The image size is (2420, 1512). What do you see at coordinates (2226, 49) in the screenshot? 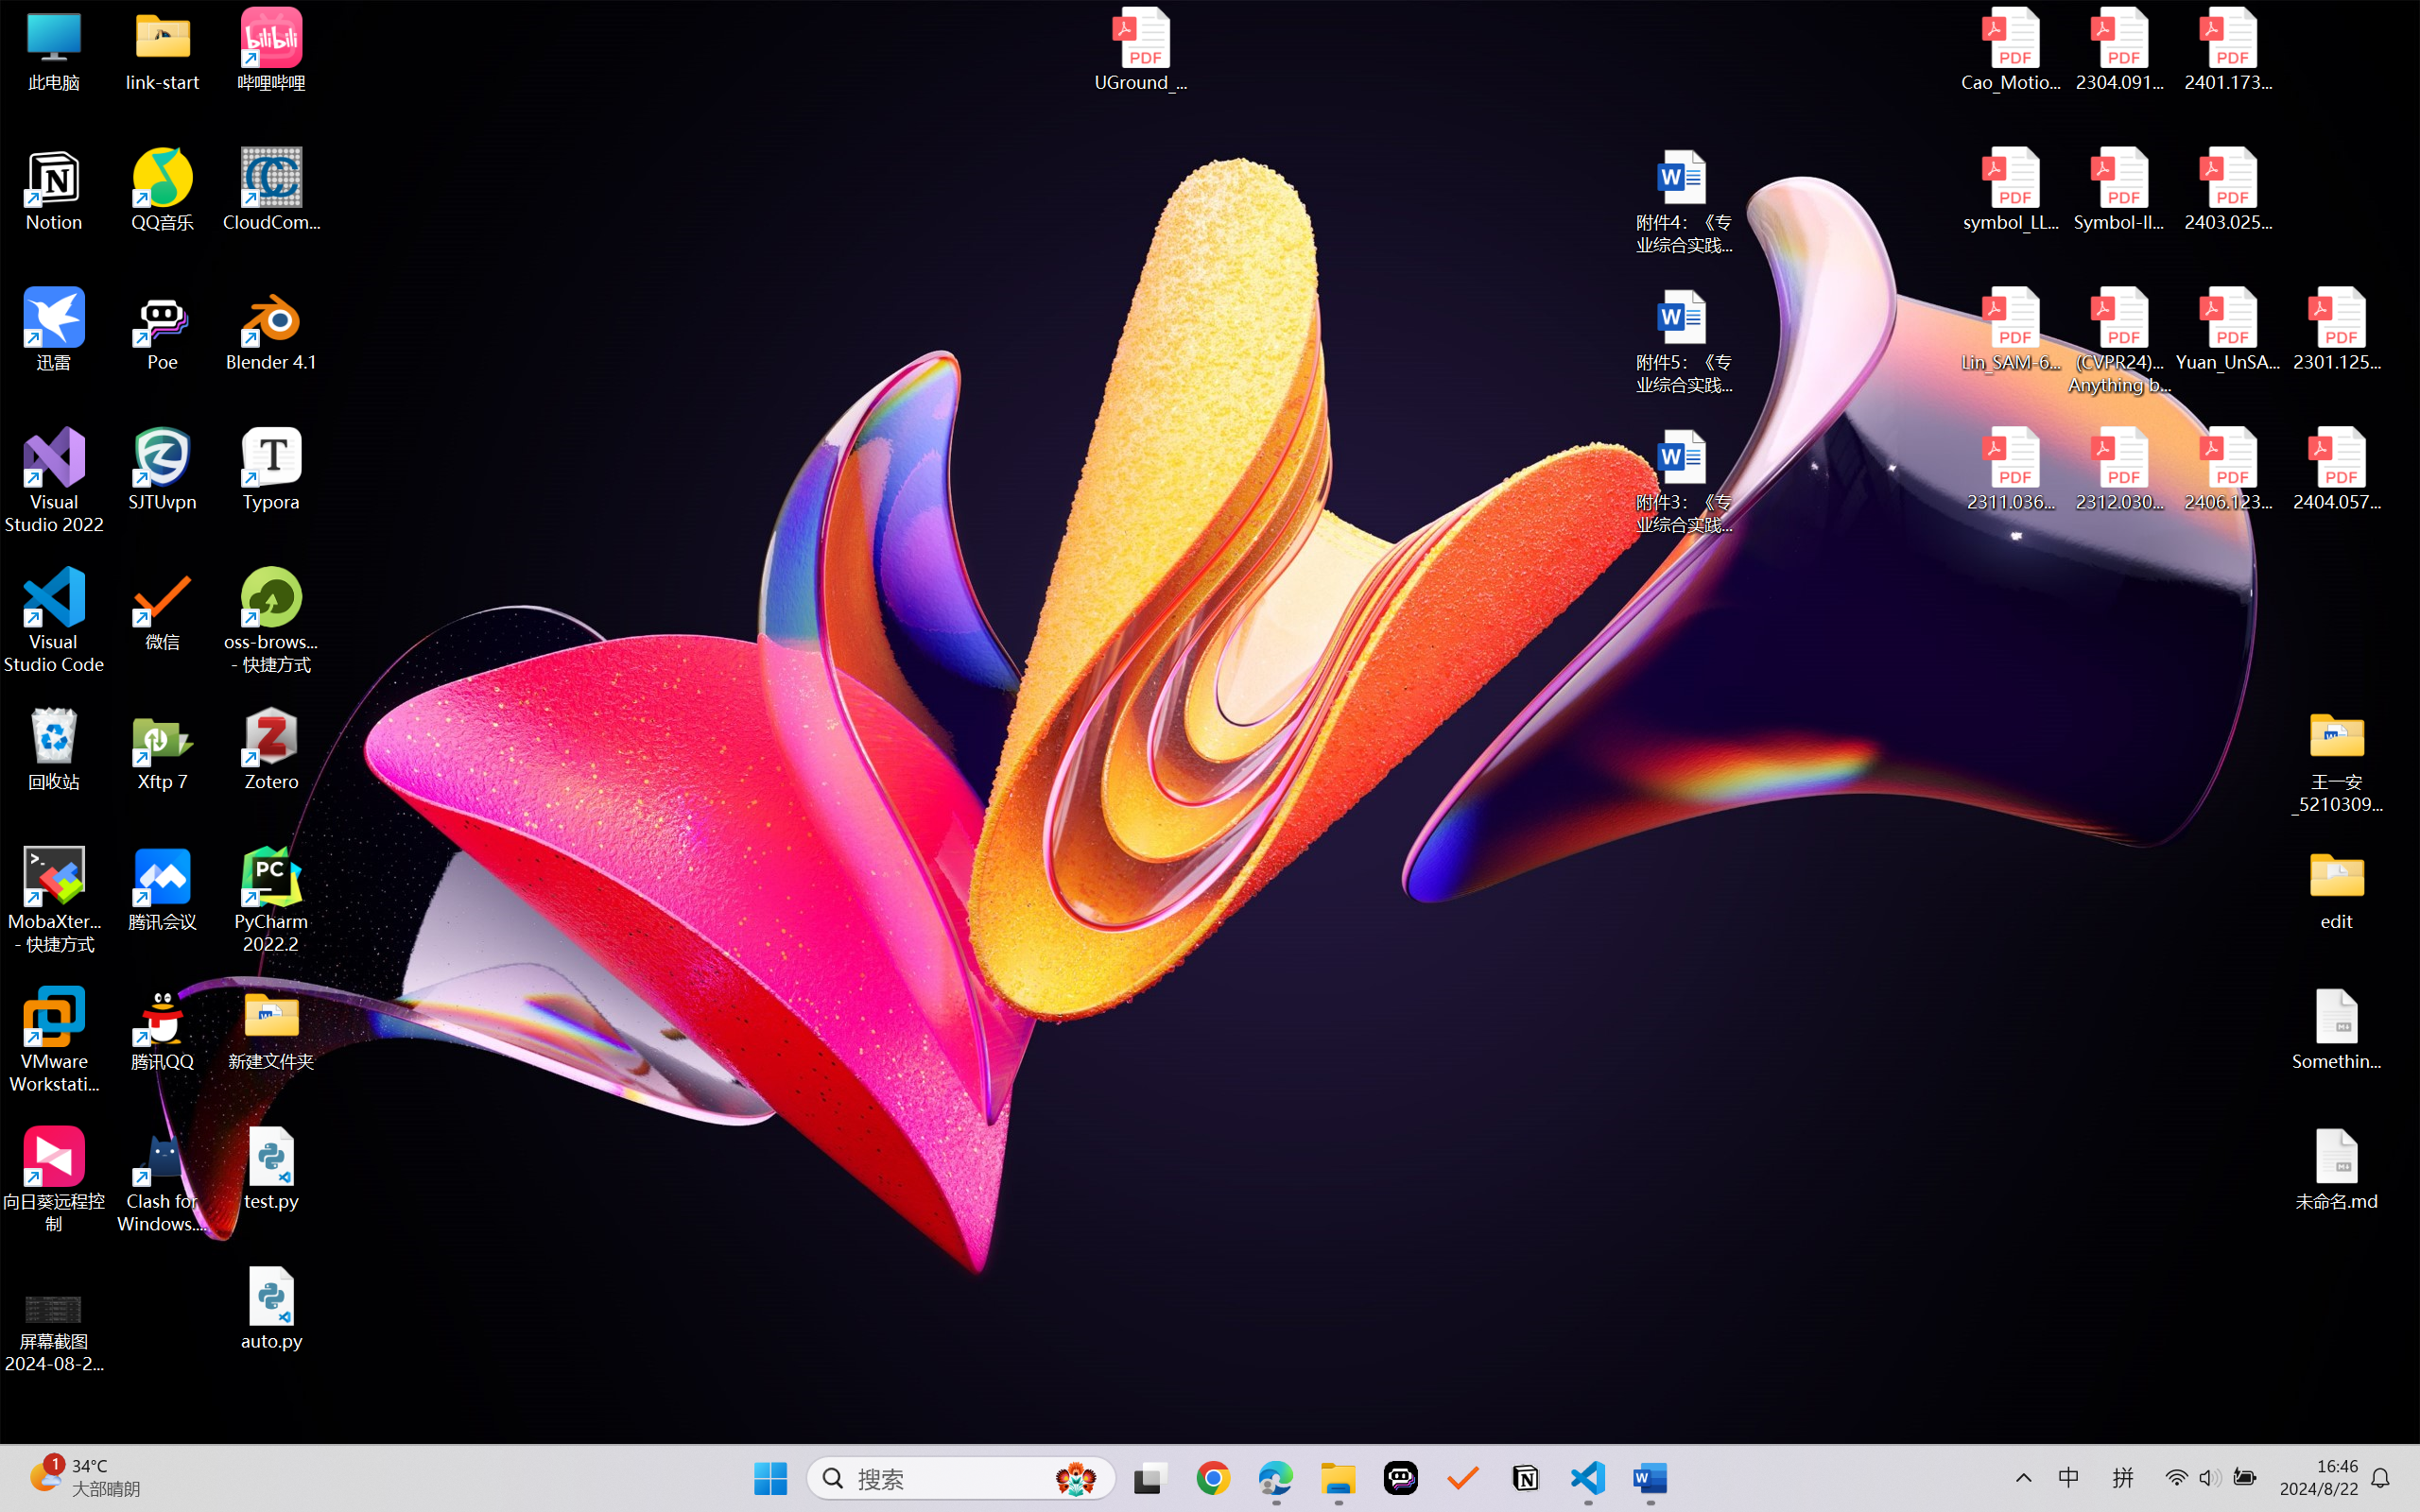
I see `'2401.17399v1.pdf'` at bounding box center [2226, 49].